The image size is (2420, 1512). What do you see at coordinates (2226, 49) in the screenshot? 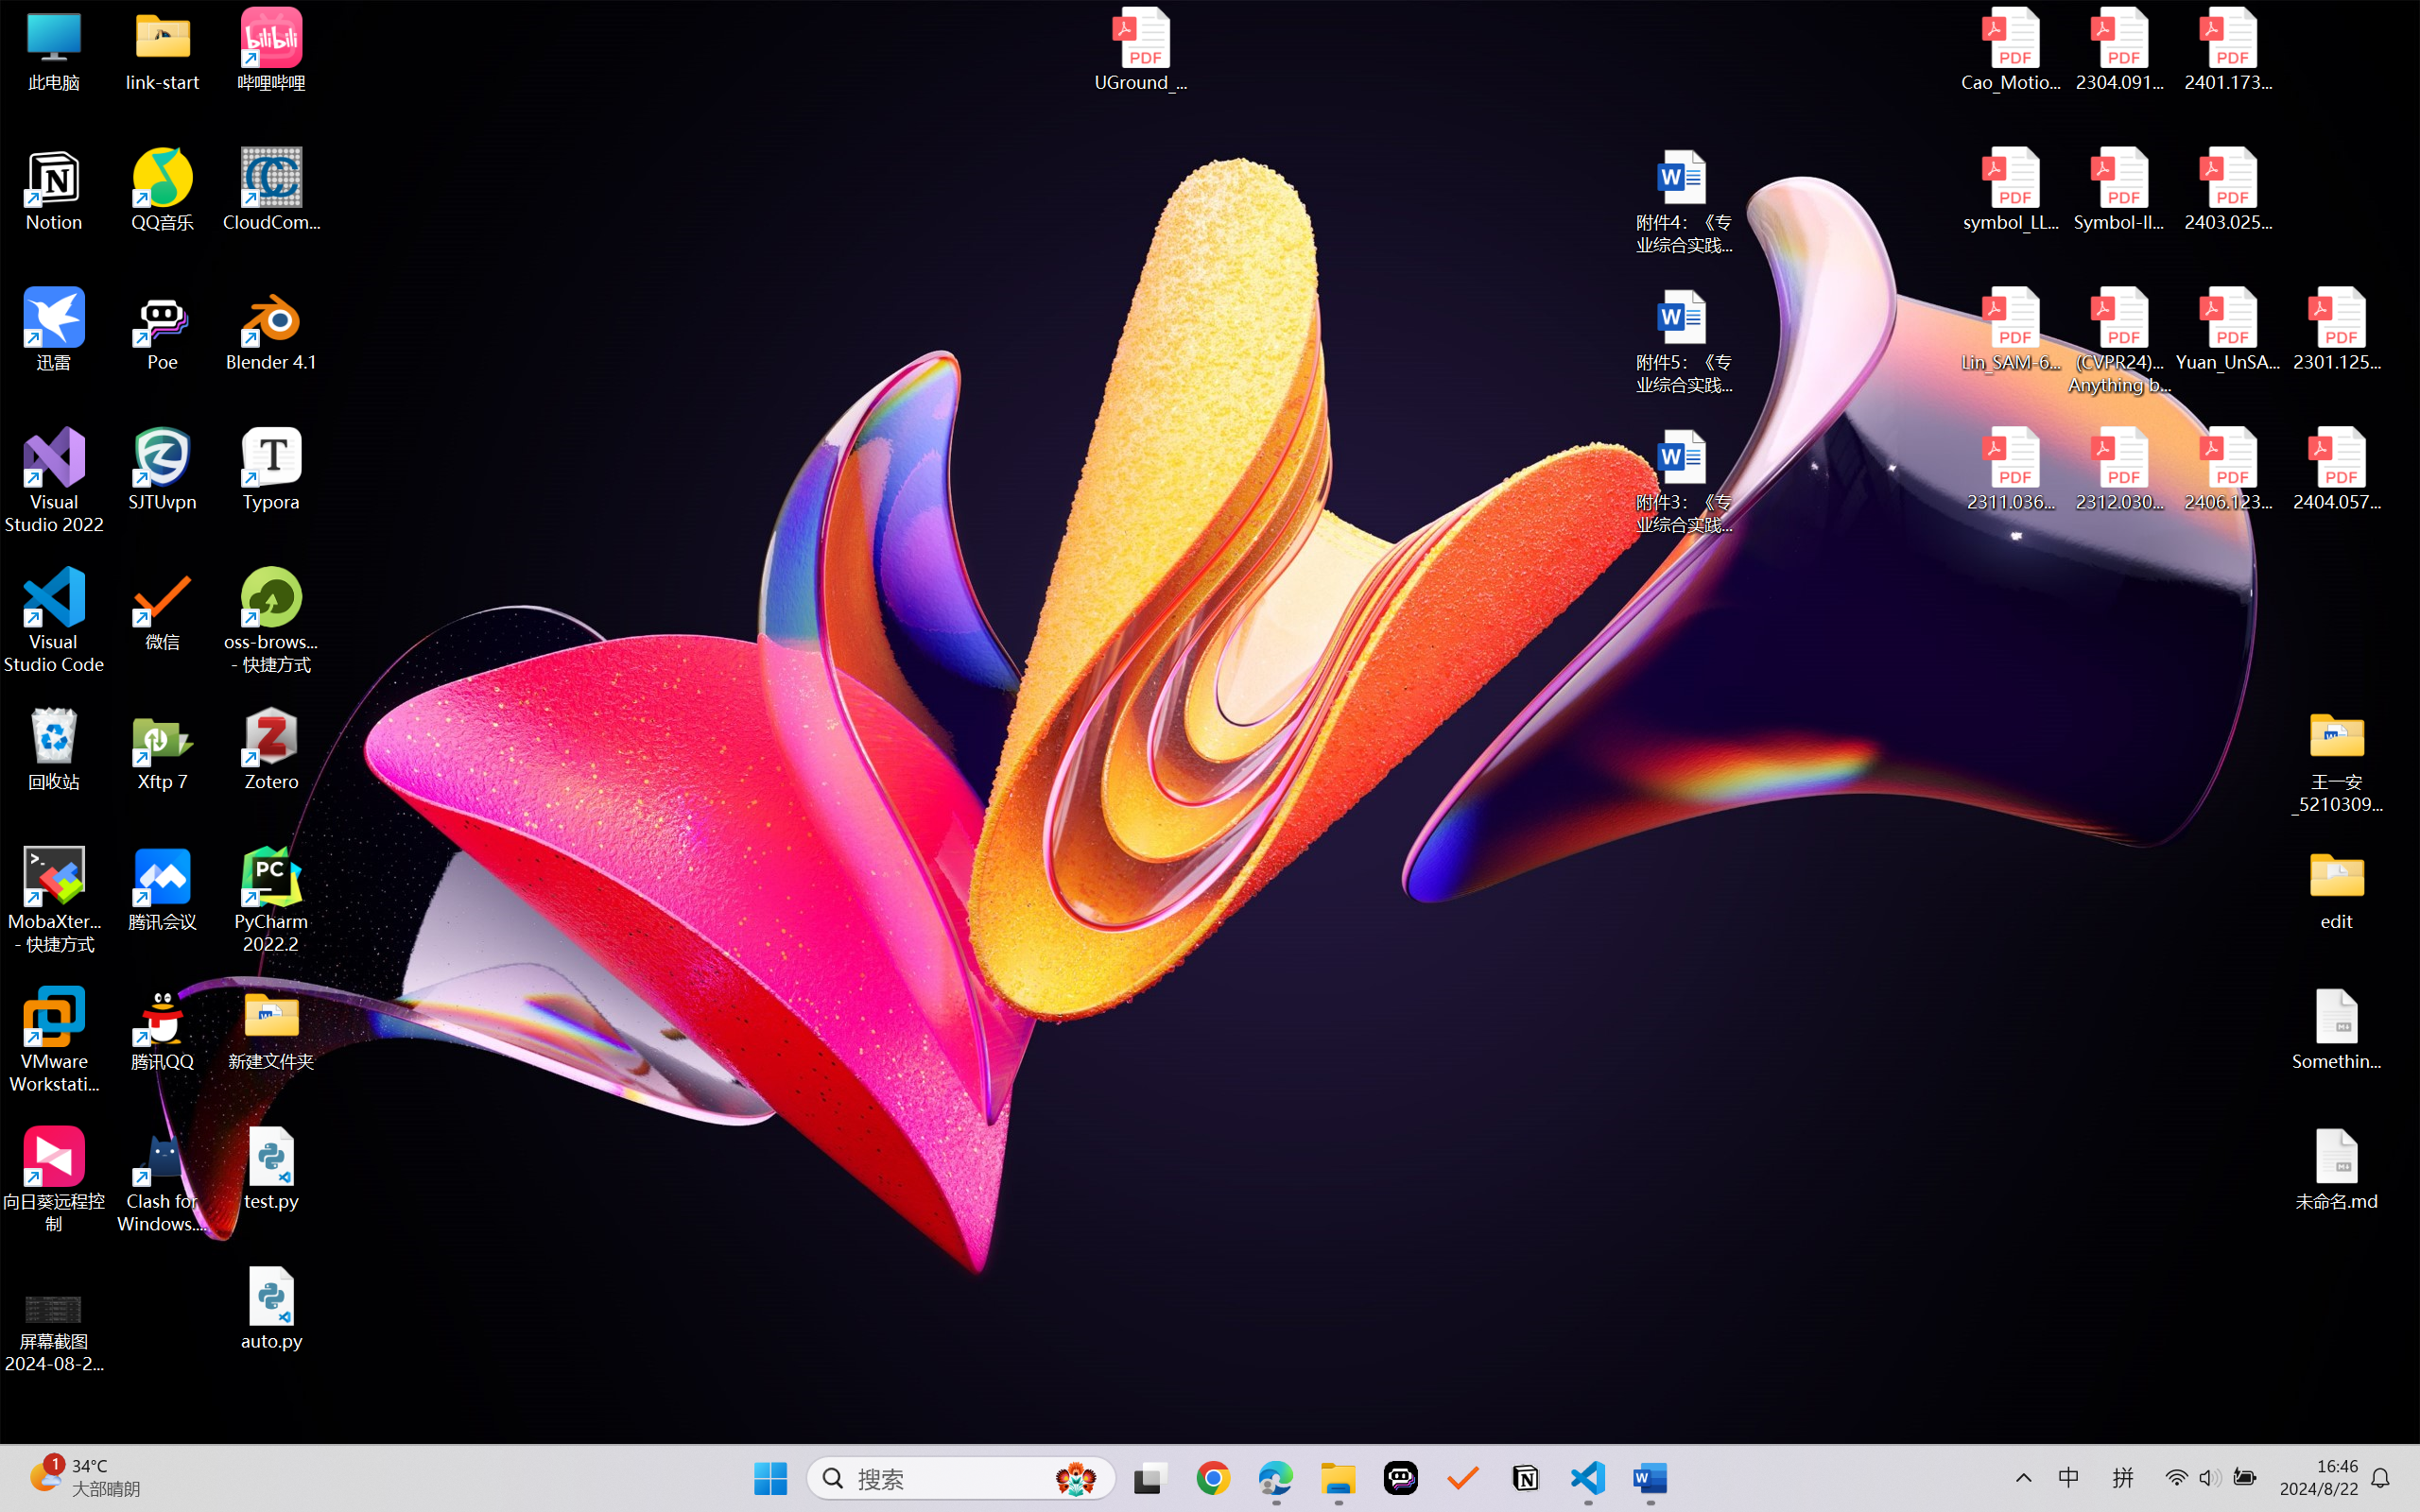
I see `'2401.17399v1.pdf'` at bounding box center [2226, 49].